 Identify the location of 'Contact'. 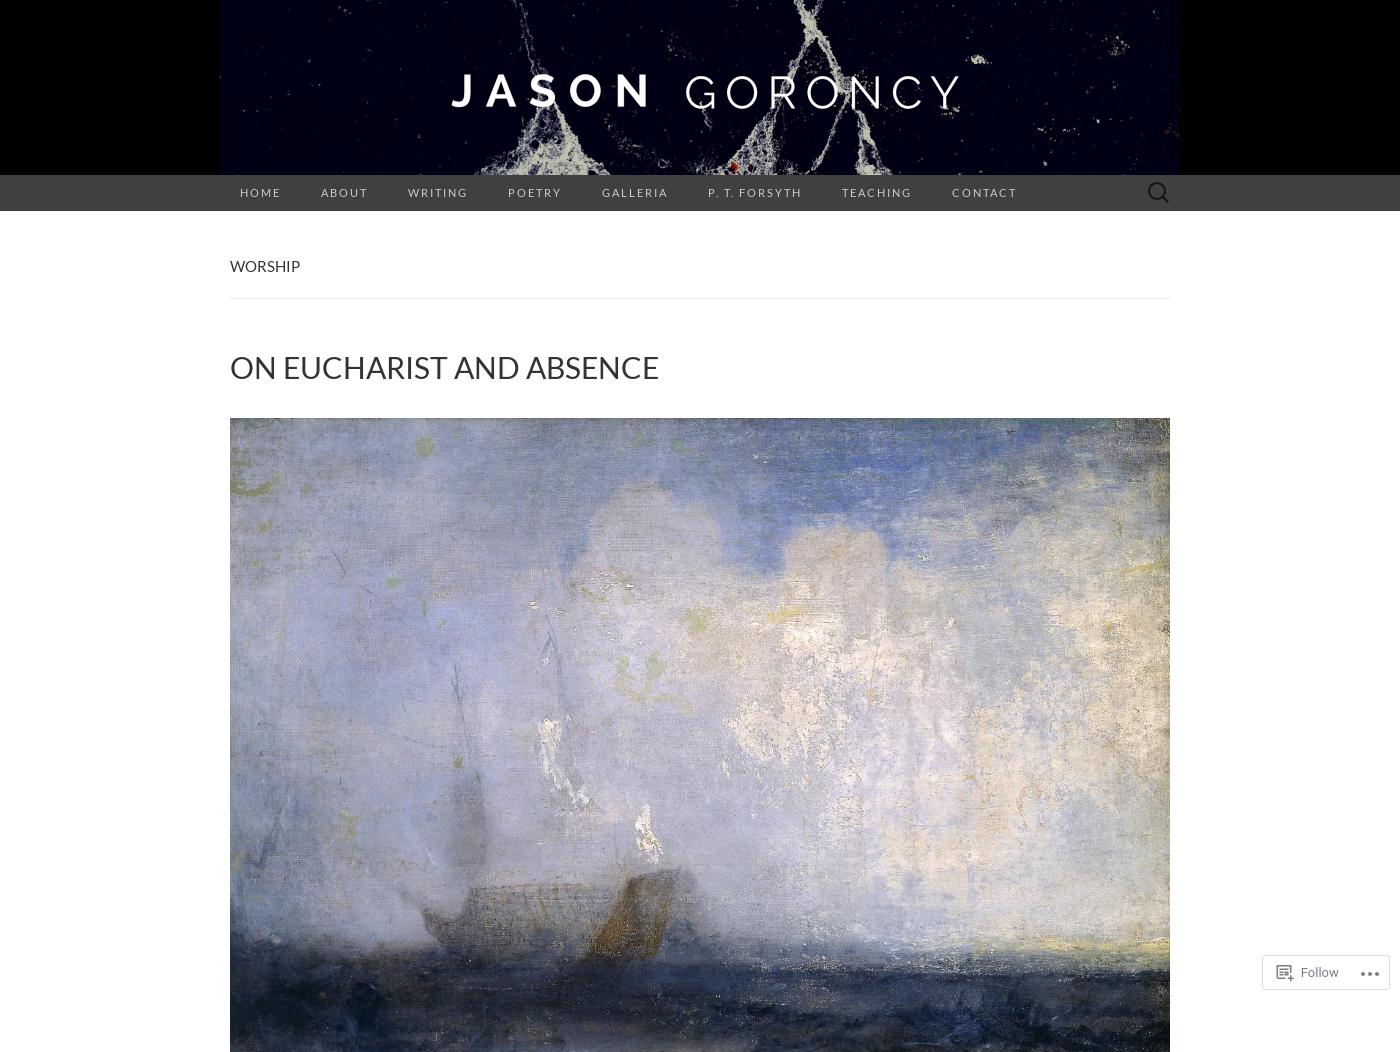
(984, 192).